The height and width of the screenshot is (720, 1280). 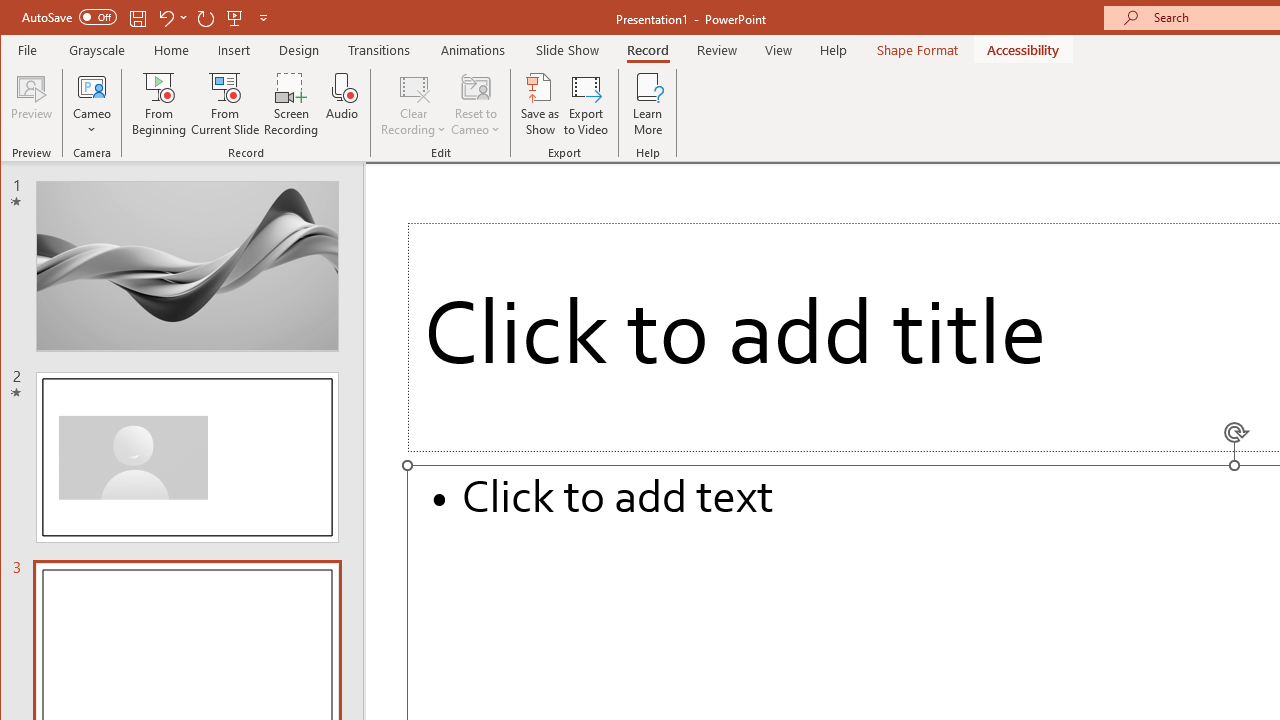 I want to click on 'Save as Show', so click(x=540, y=104).